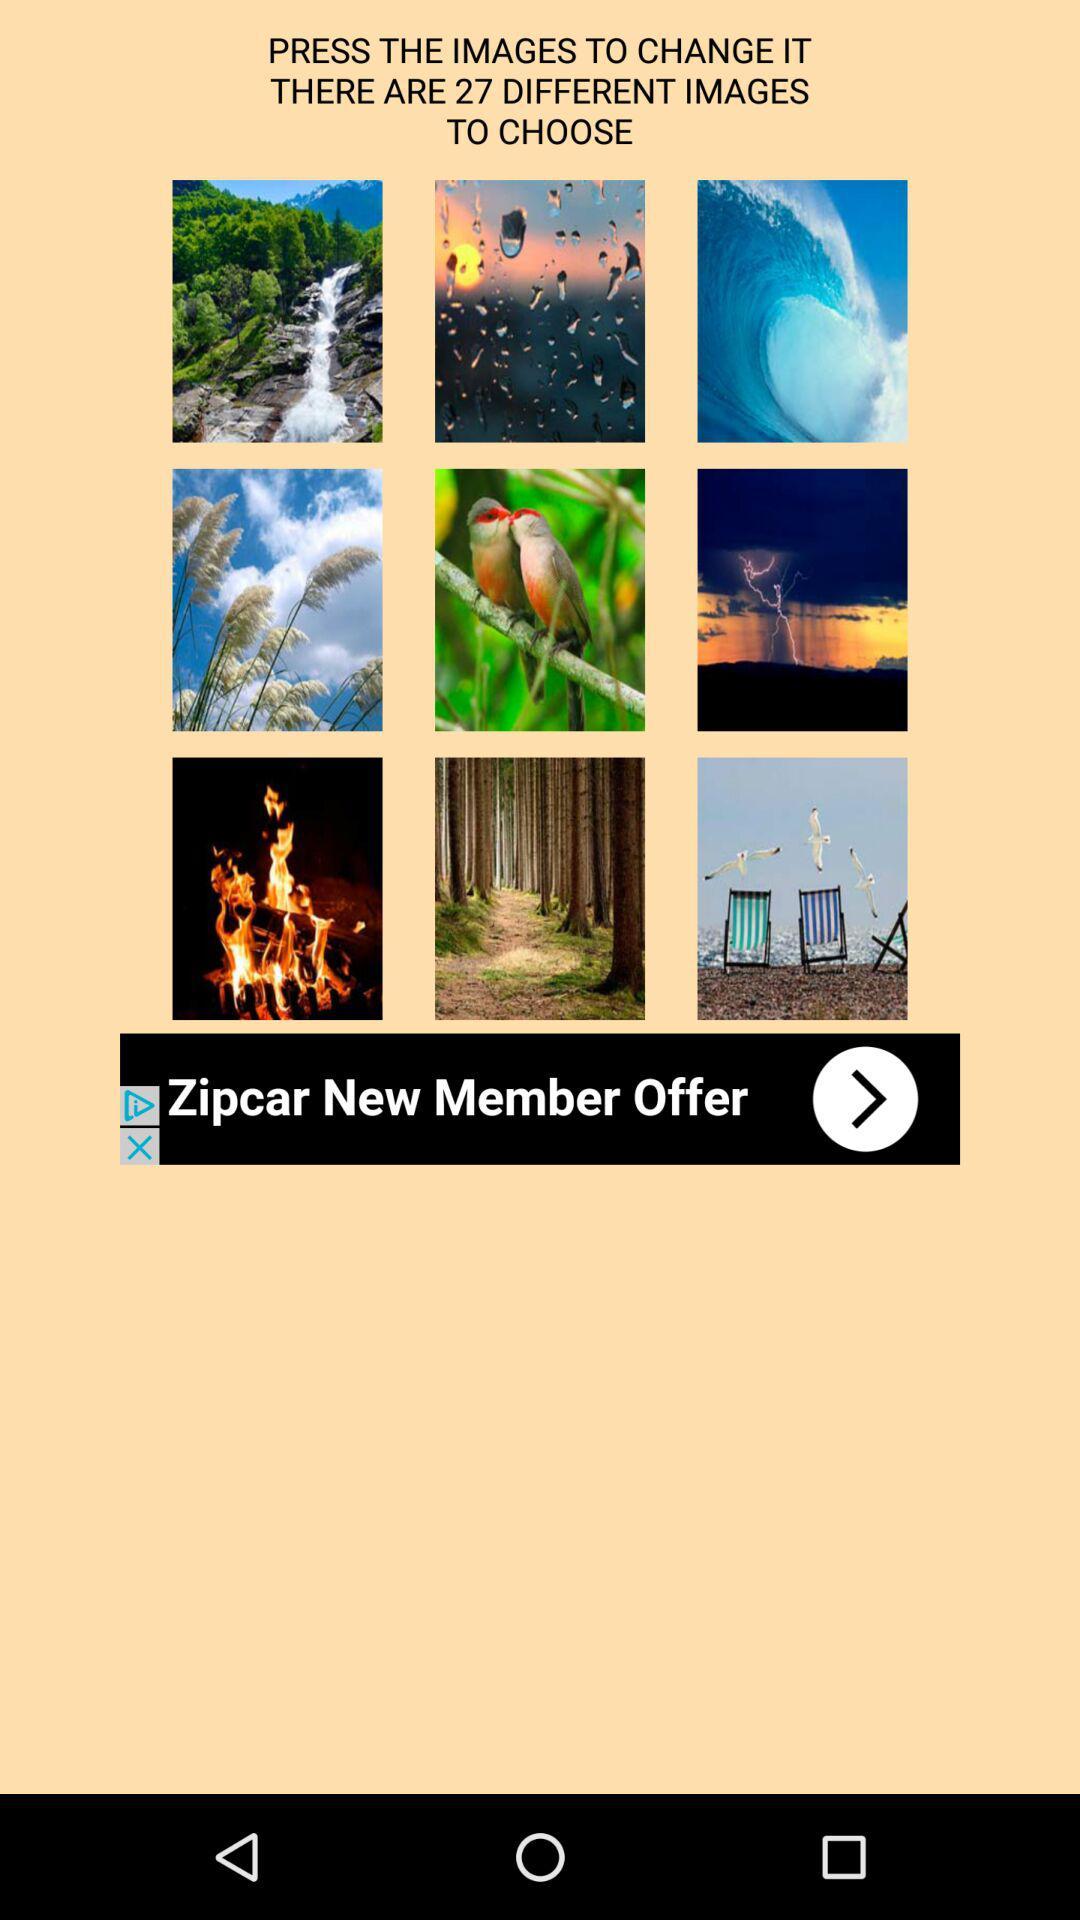 Image resolution: width=1080 pixels, height=1920 pixels. What do you see at coordinates (540, 887) in the screenshot?
I see `change image` at bounding box center [540, 887].